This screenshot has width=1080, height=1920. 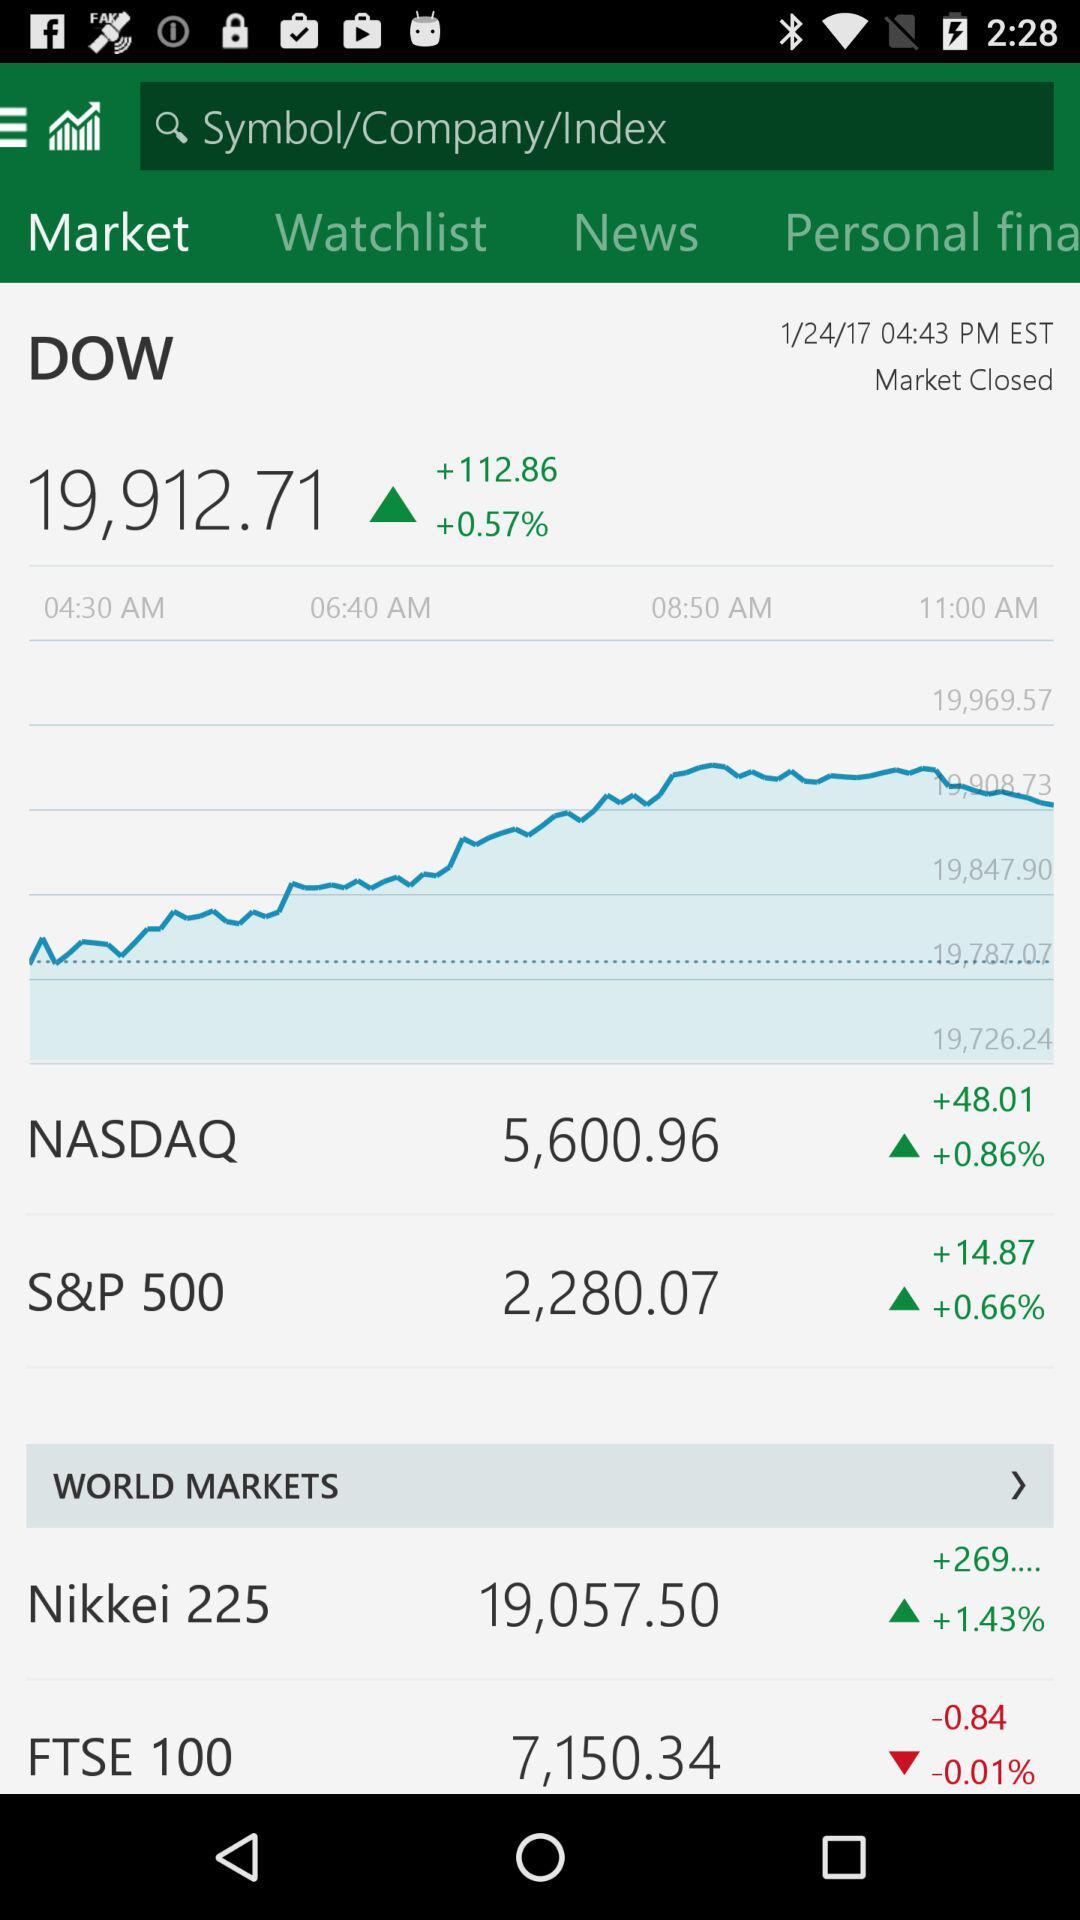 I want to click on news icon, so click(x=651, y=235).